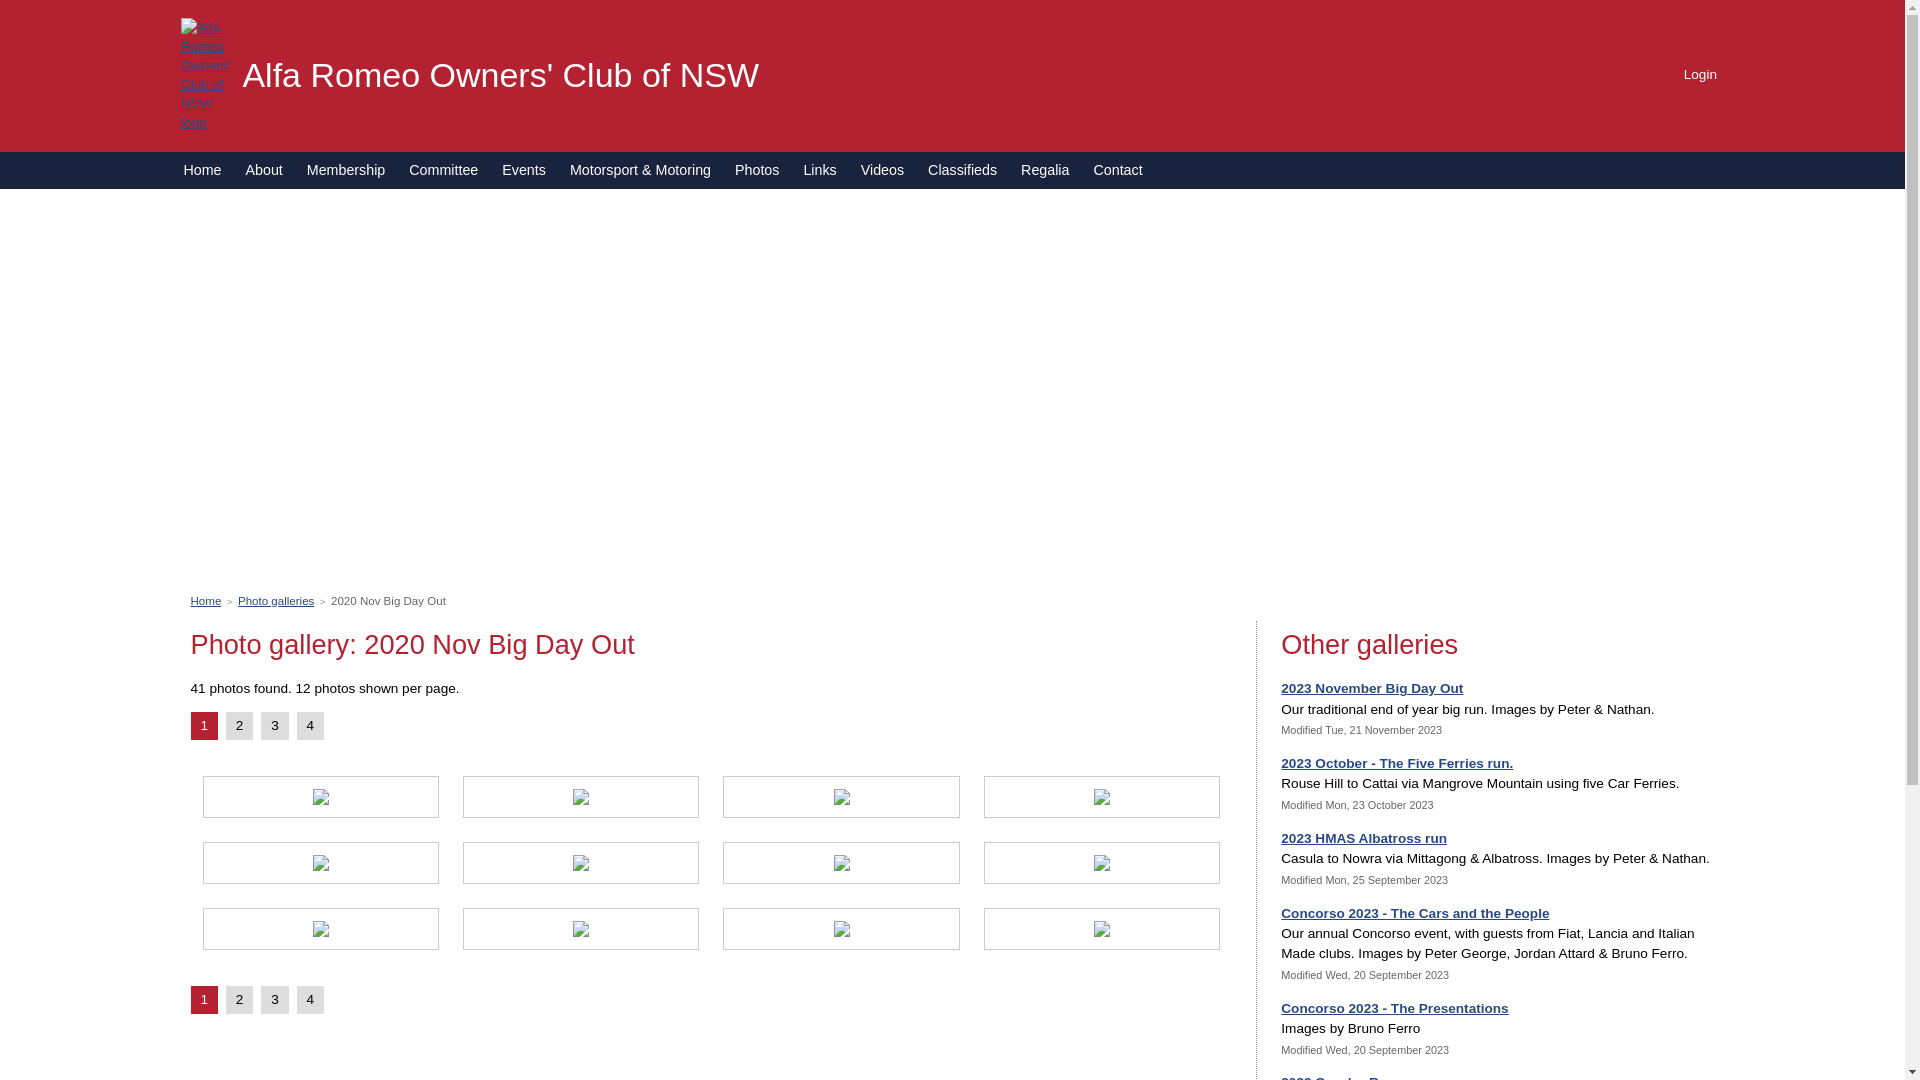  I want to click on 'About', so click(234, 168).